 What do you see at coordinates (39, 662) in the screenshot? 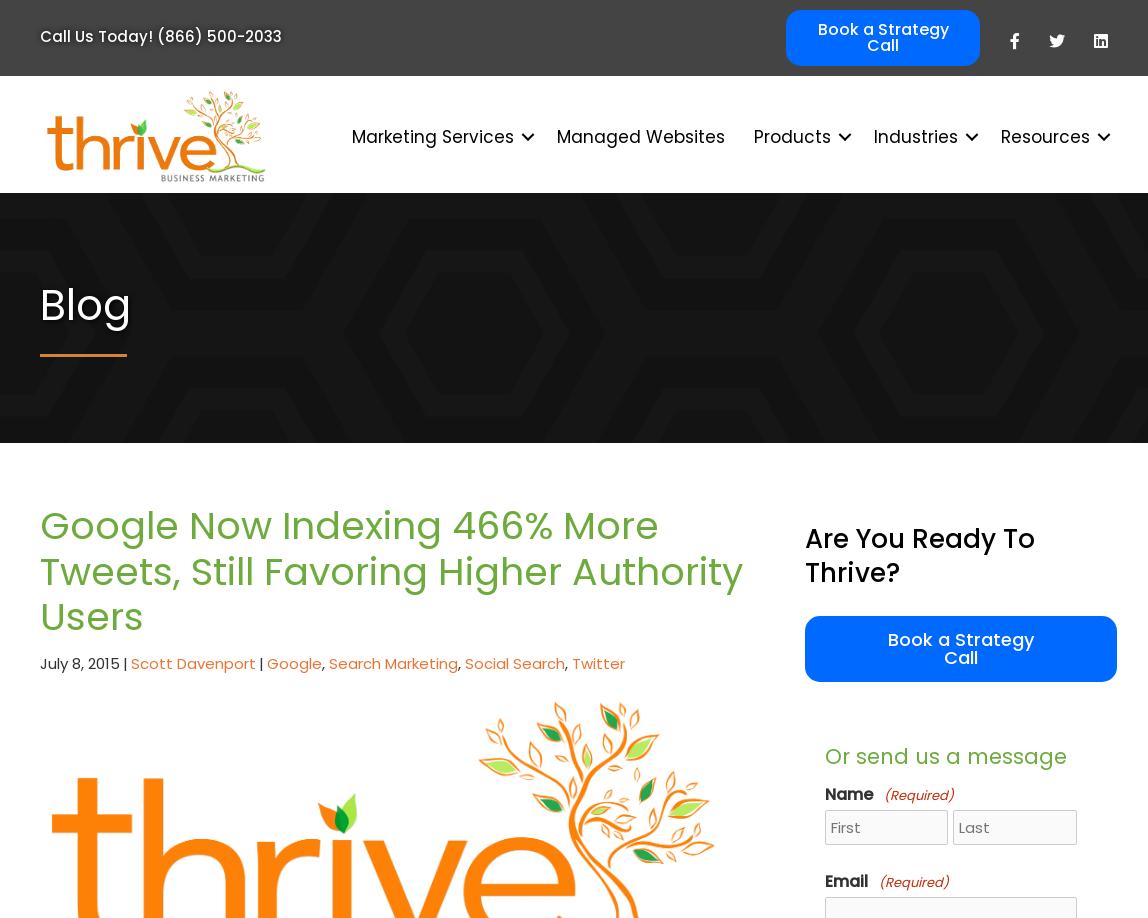
I see `'July 8, 2015'` at bounding box center [39, 662].